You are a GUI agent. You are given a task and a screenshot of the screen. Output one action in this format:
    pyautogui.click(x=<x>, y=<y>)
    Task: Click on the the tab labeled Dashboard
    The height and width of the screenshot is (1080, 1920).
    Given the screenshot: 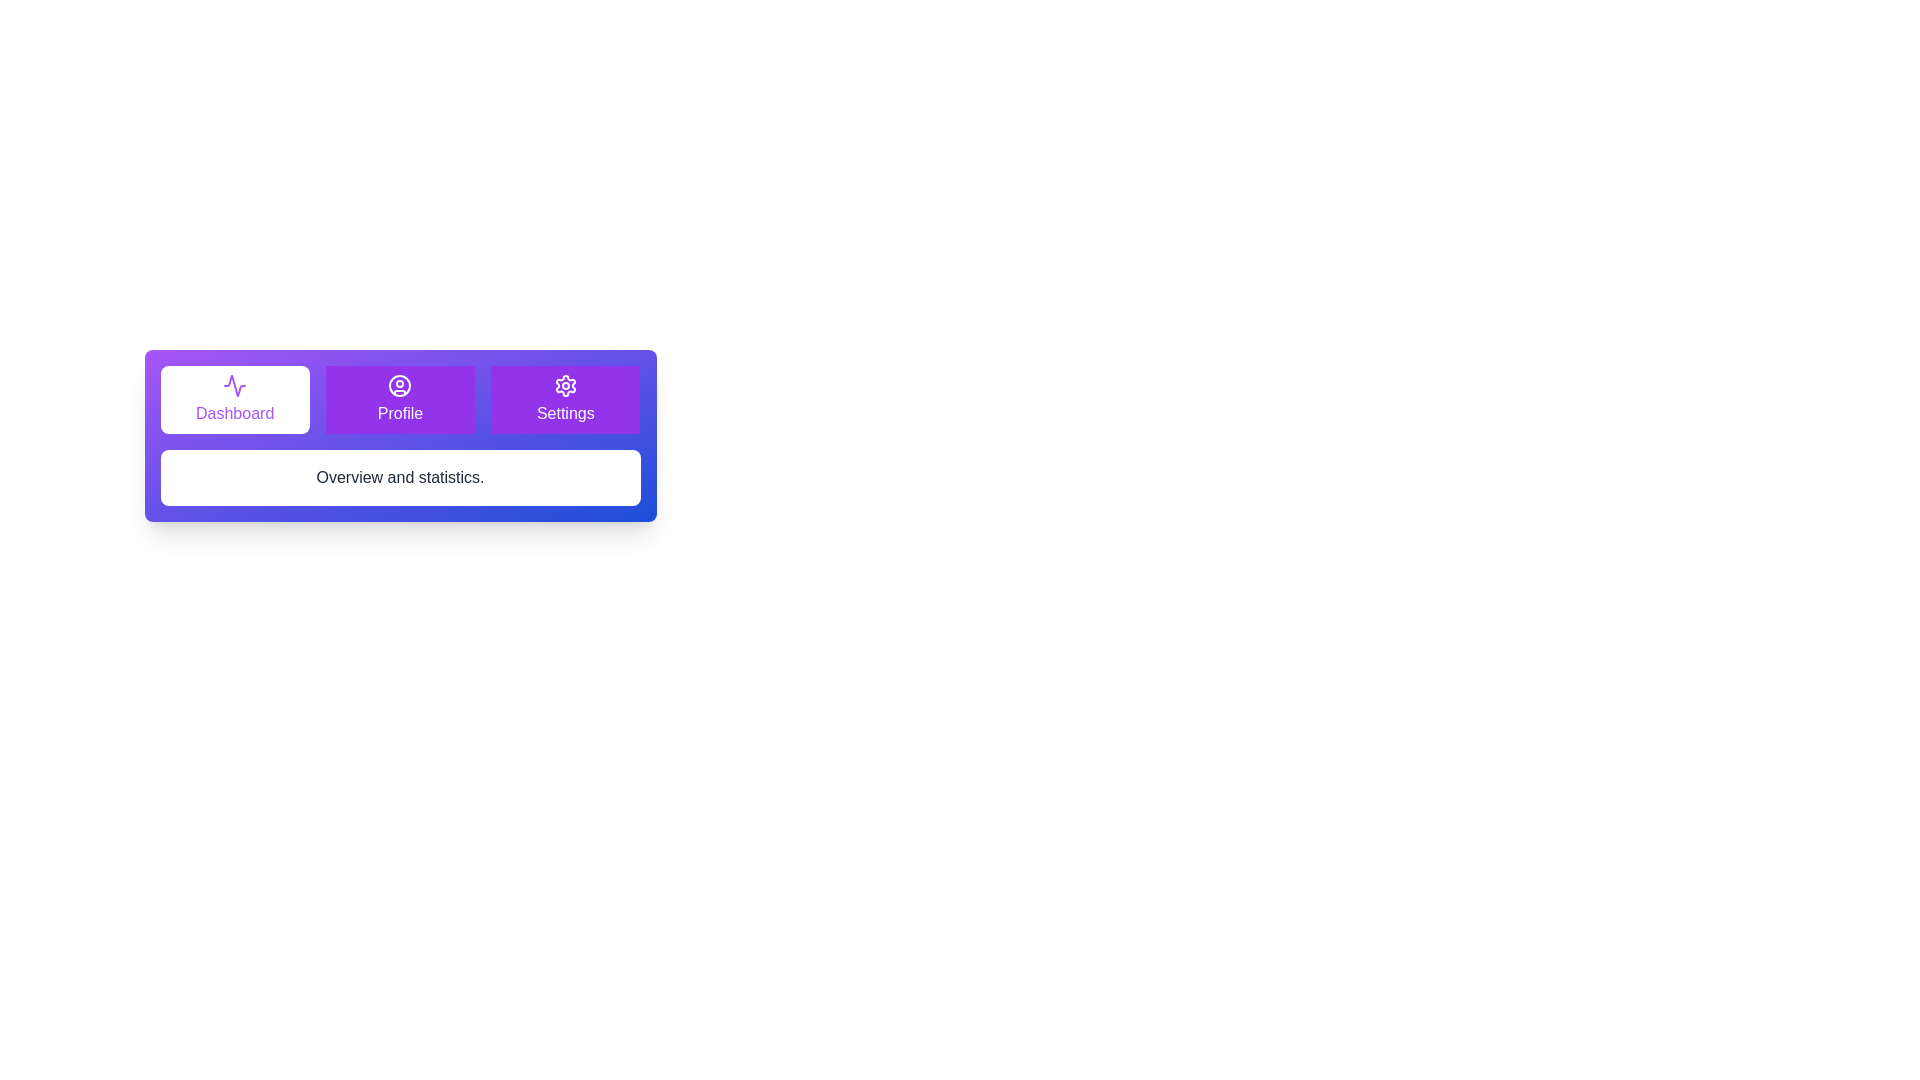 What is the action you would take?
    pyautogui.click(x=235, y=400)
    